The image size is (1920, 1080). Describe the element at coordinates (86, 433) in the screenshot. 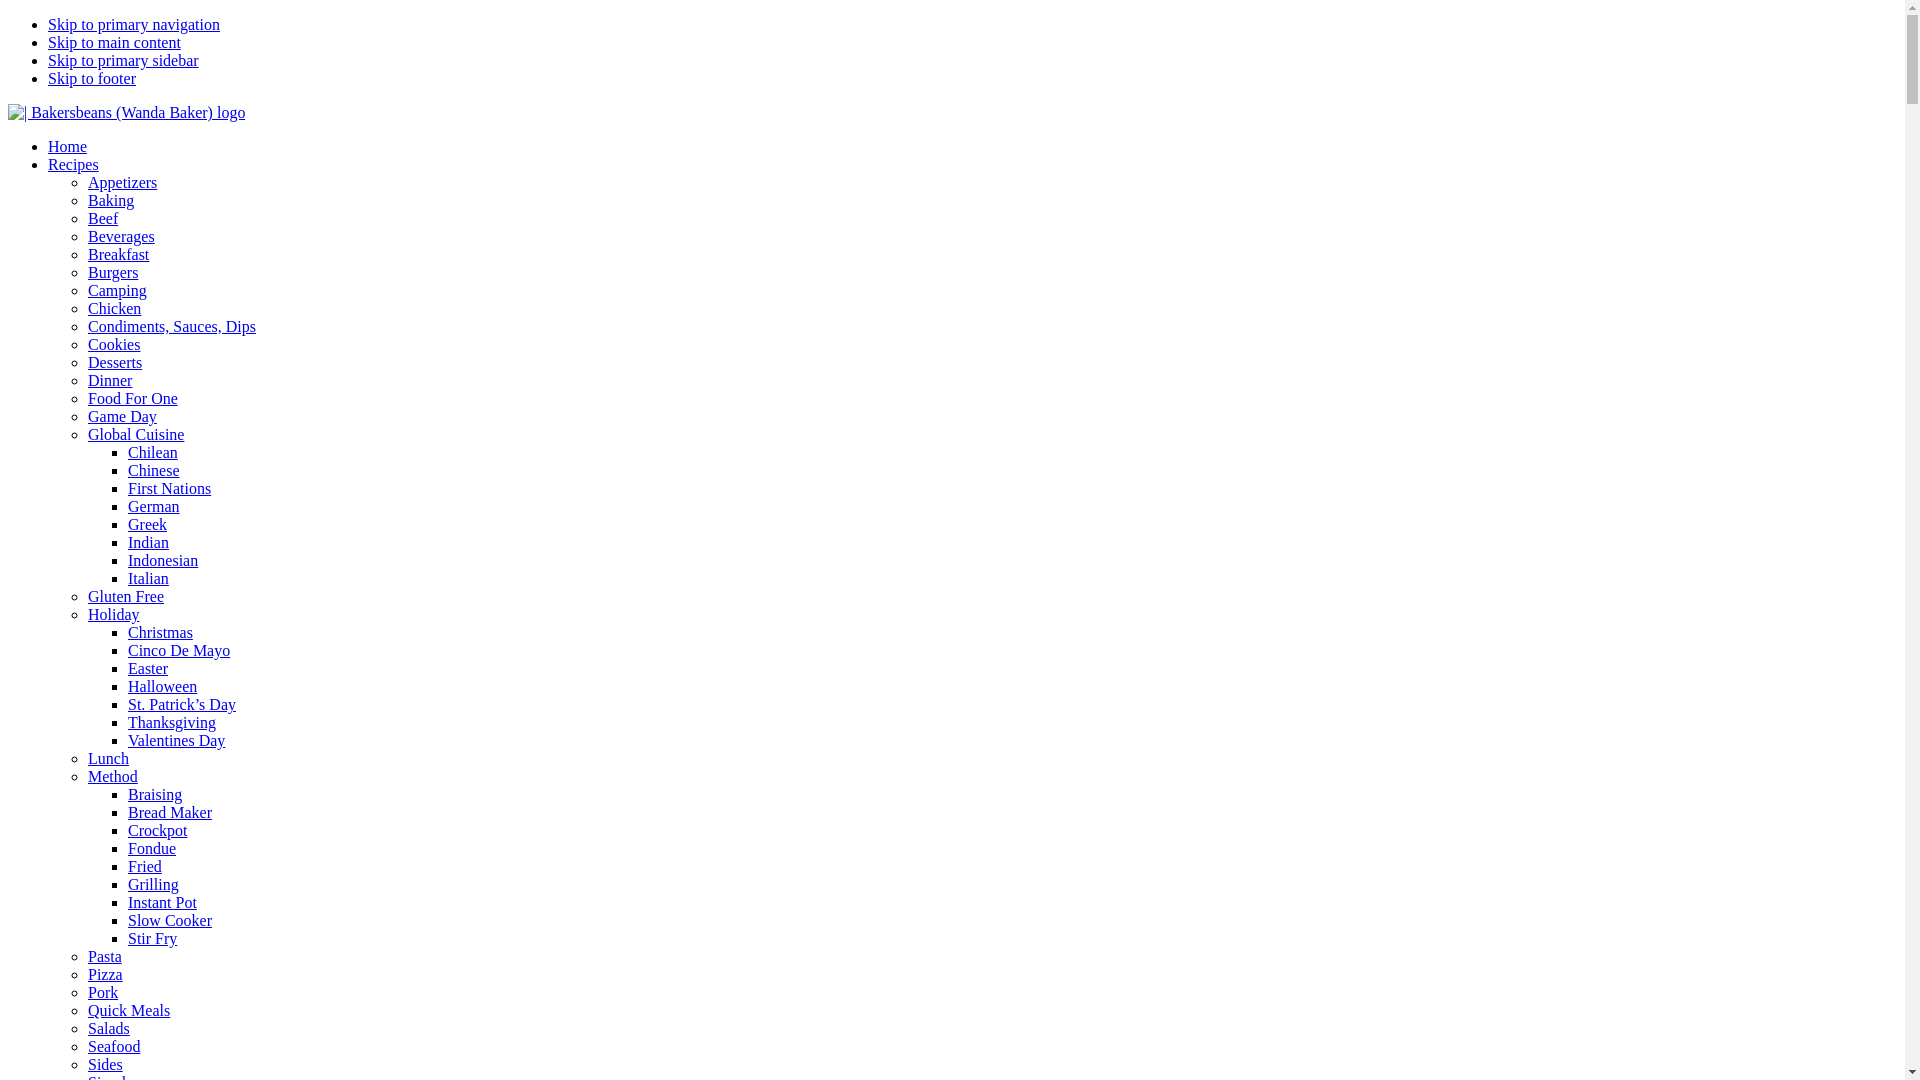

I see `'Global Cuisine'` at that location.